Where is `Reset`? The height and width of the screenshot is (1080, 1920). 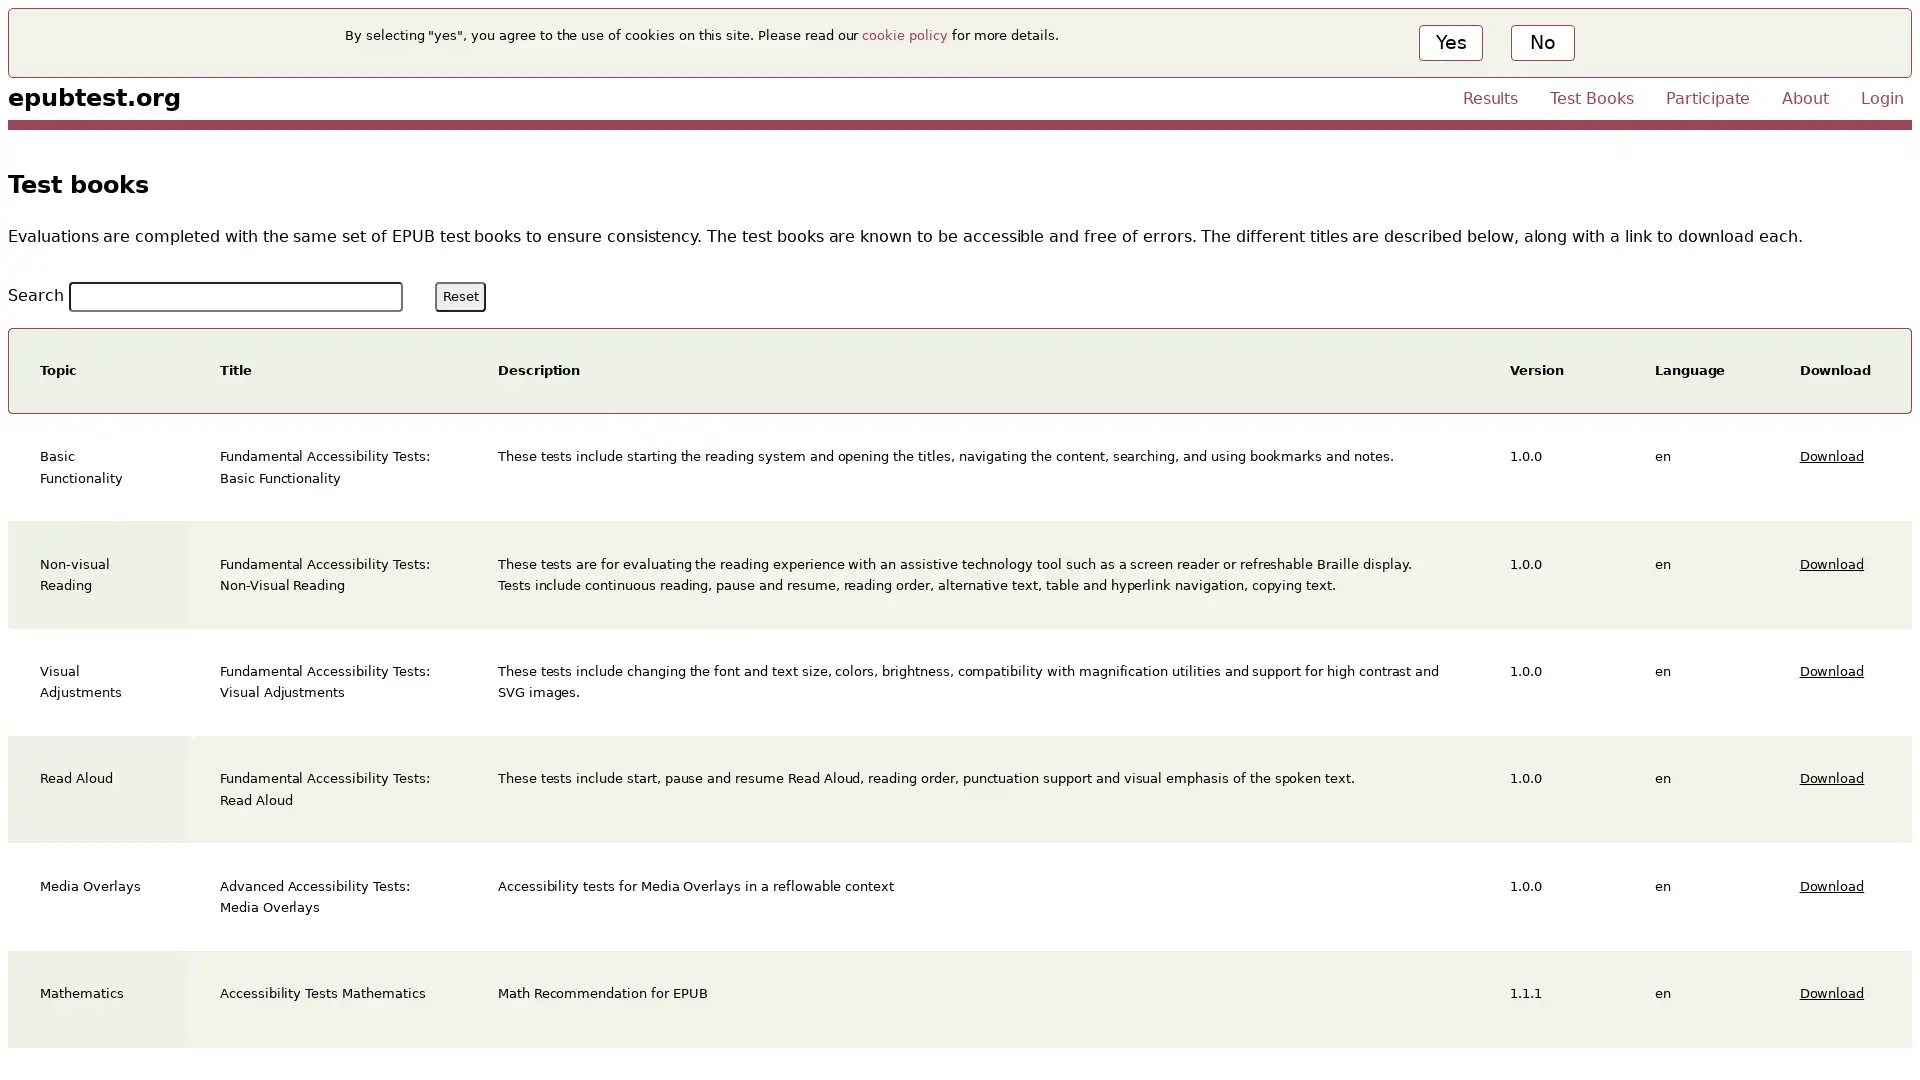 Reset is located at coordinates (459, 296).